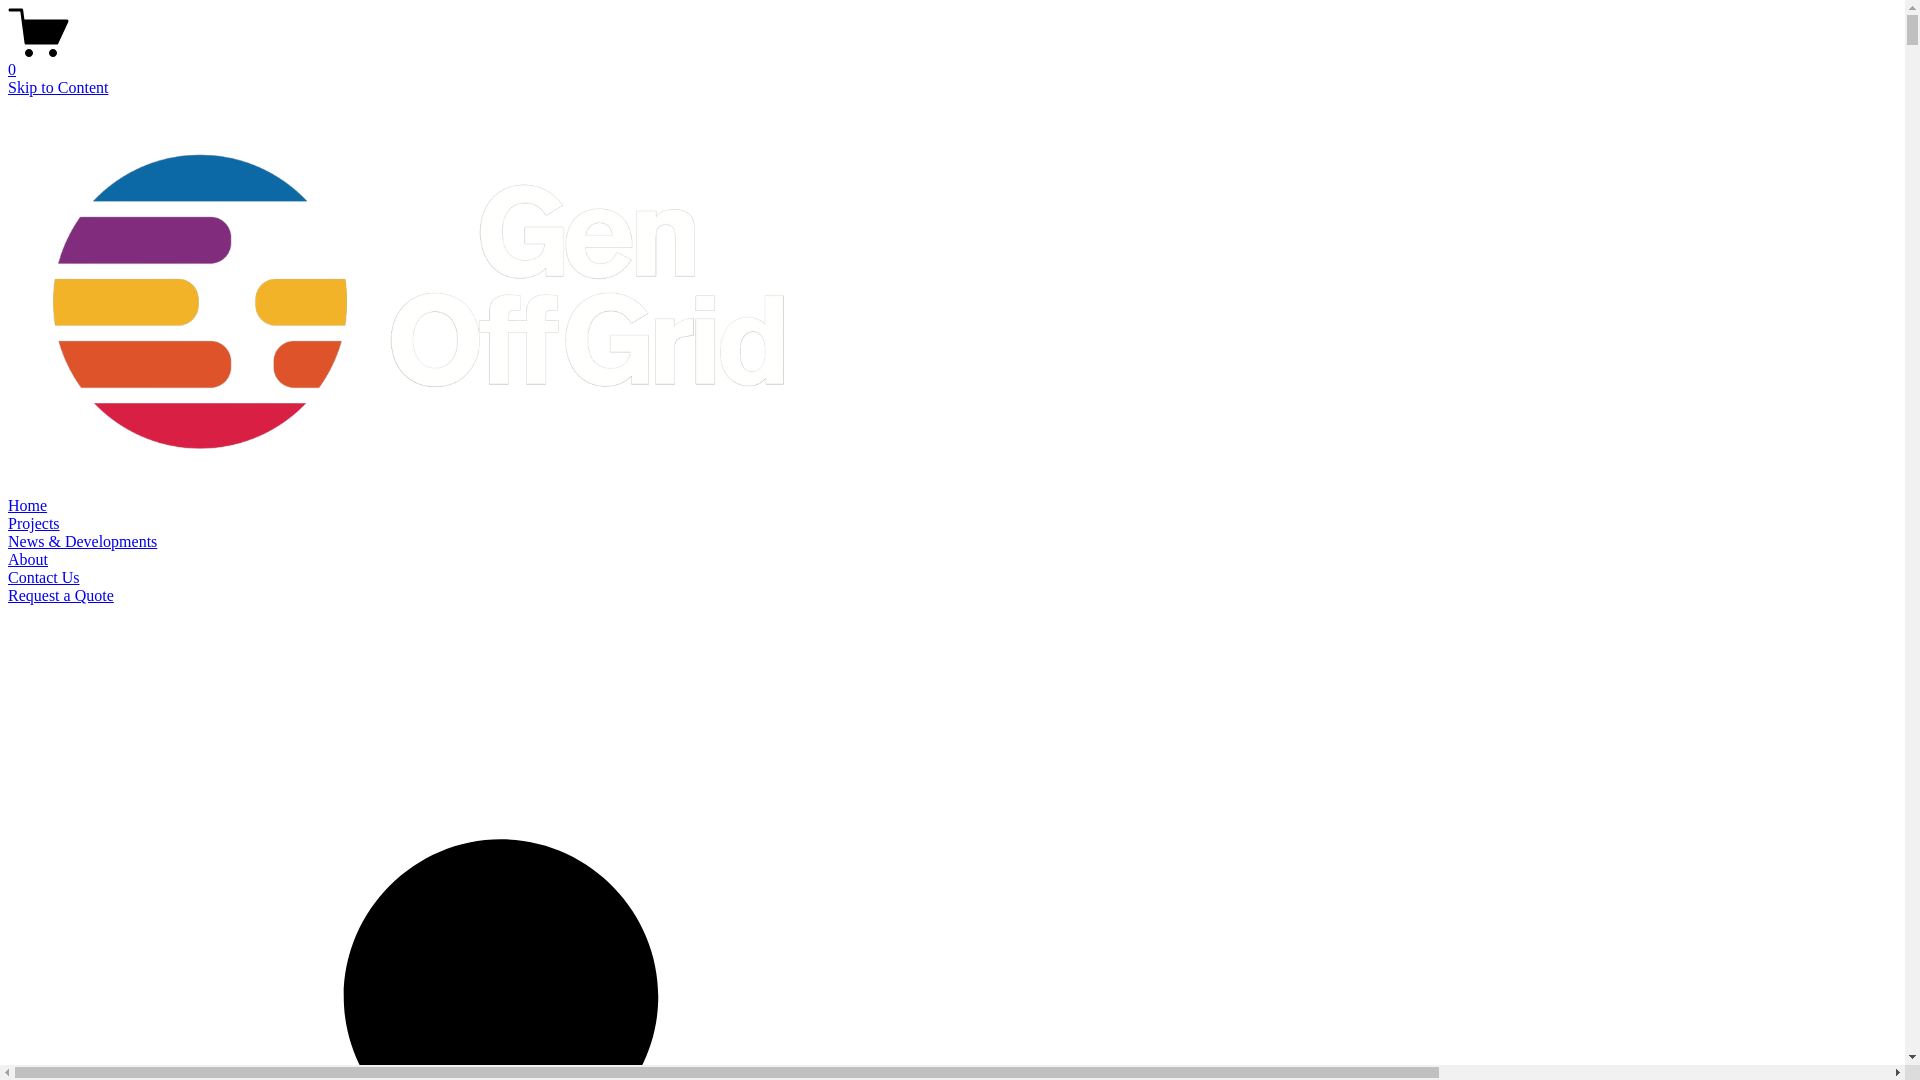 The height and width of the screenshot is (1080, 1920). What do you see at coordinates (28, 559) in the screenshot?
I see `'About'` at bounding box center [28, 559].